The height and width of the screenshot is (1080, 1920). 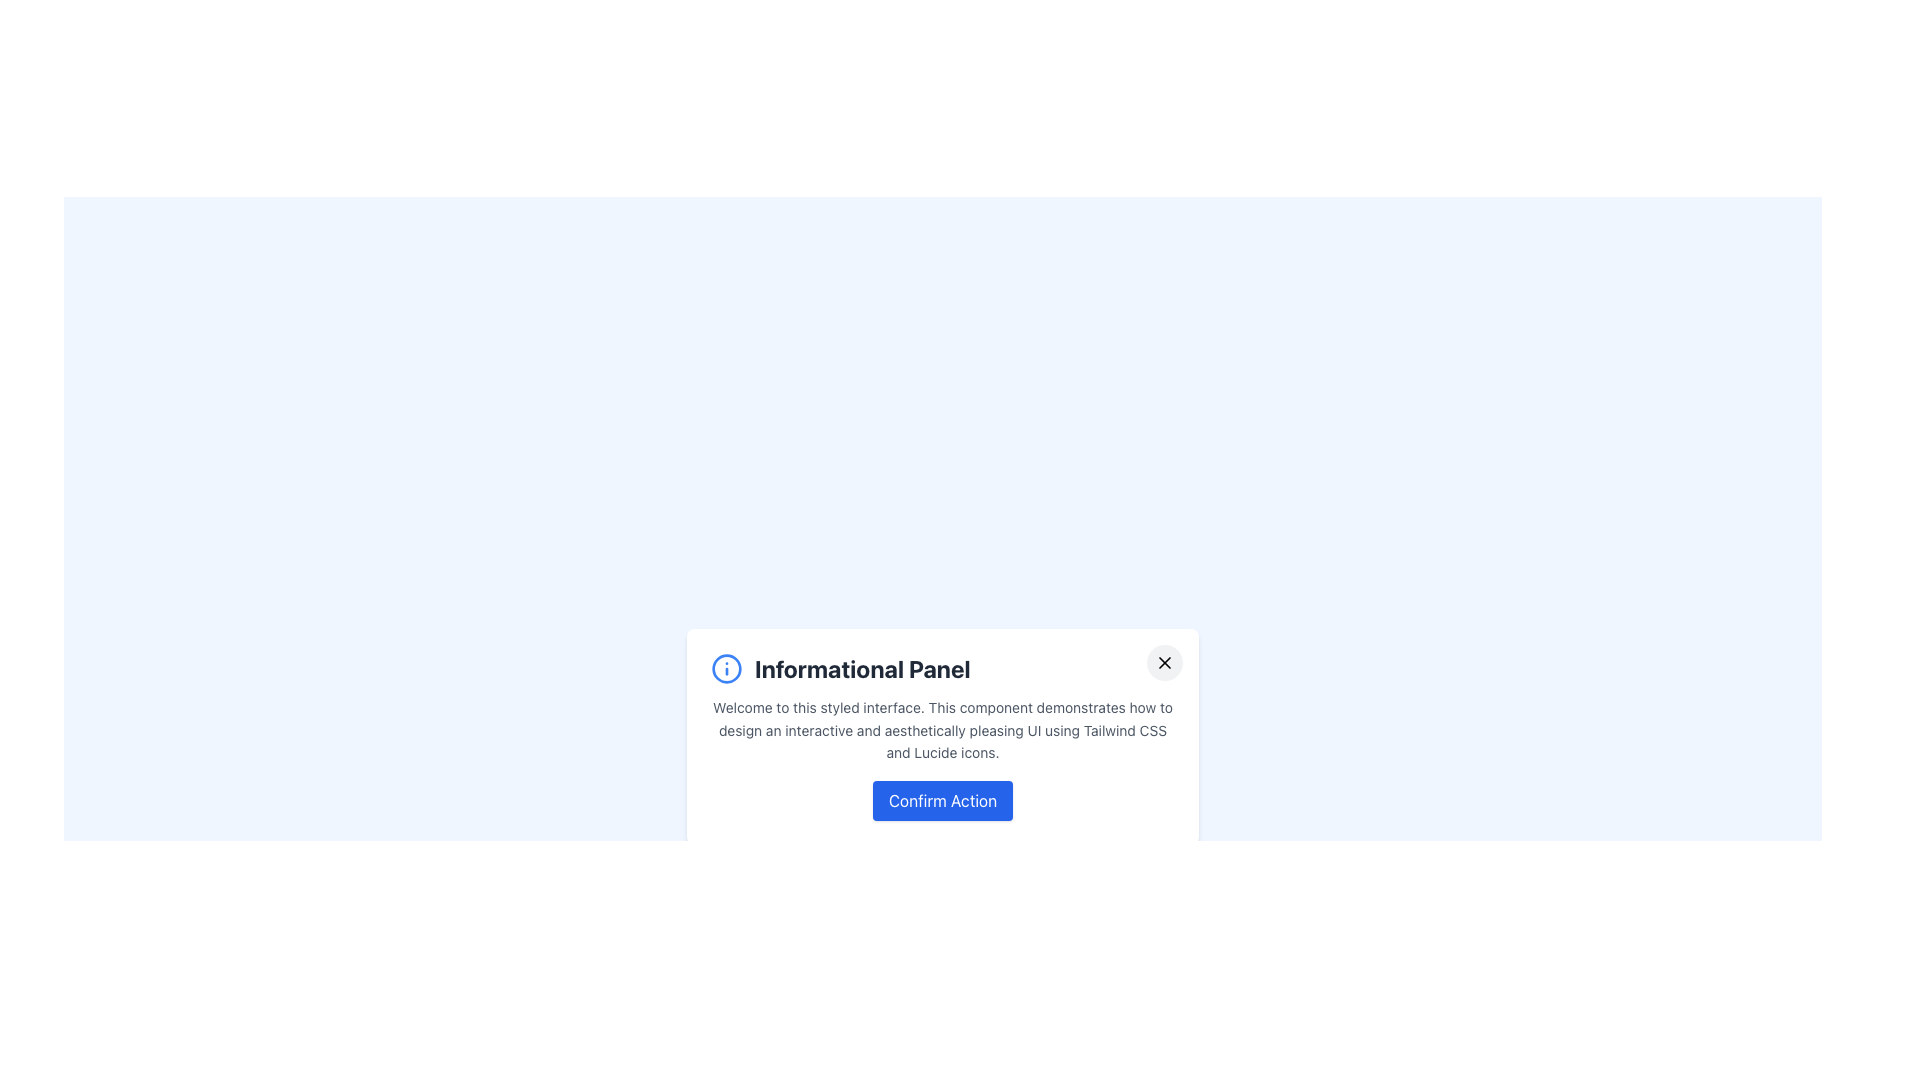 I want to click on the Text Label that serves as a title or heading for an informational modal, located to the right of the circular 'info' icon in the center of the interface, so click(x=862, y=668).